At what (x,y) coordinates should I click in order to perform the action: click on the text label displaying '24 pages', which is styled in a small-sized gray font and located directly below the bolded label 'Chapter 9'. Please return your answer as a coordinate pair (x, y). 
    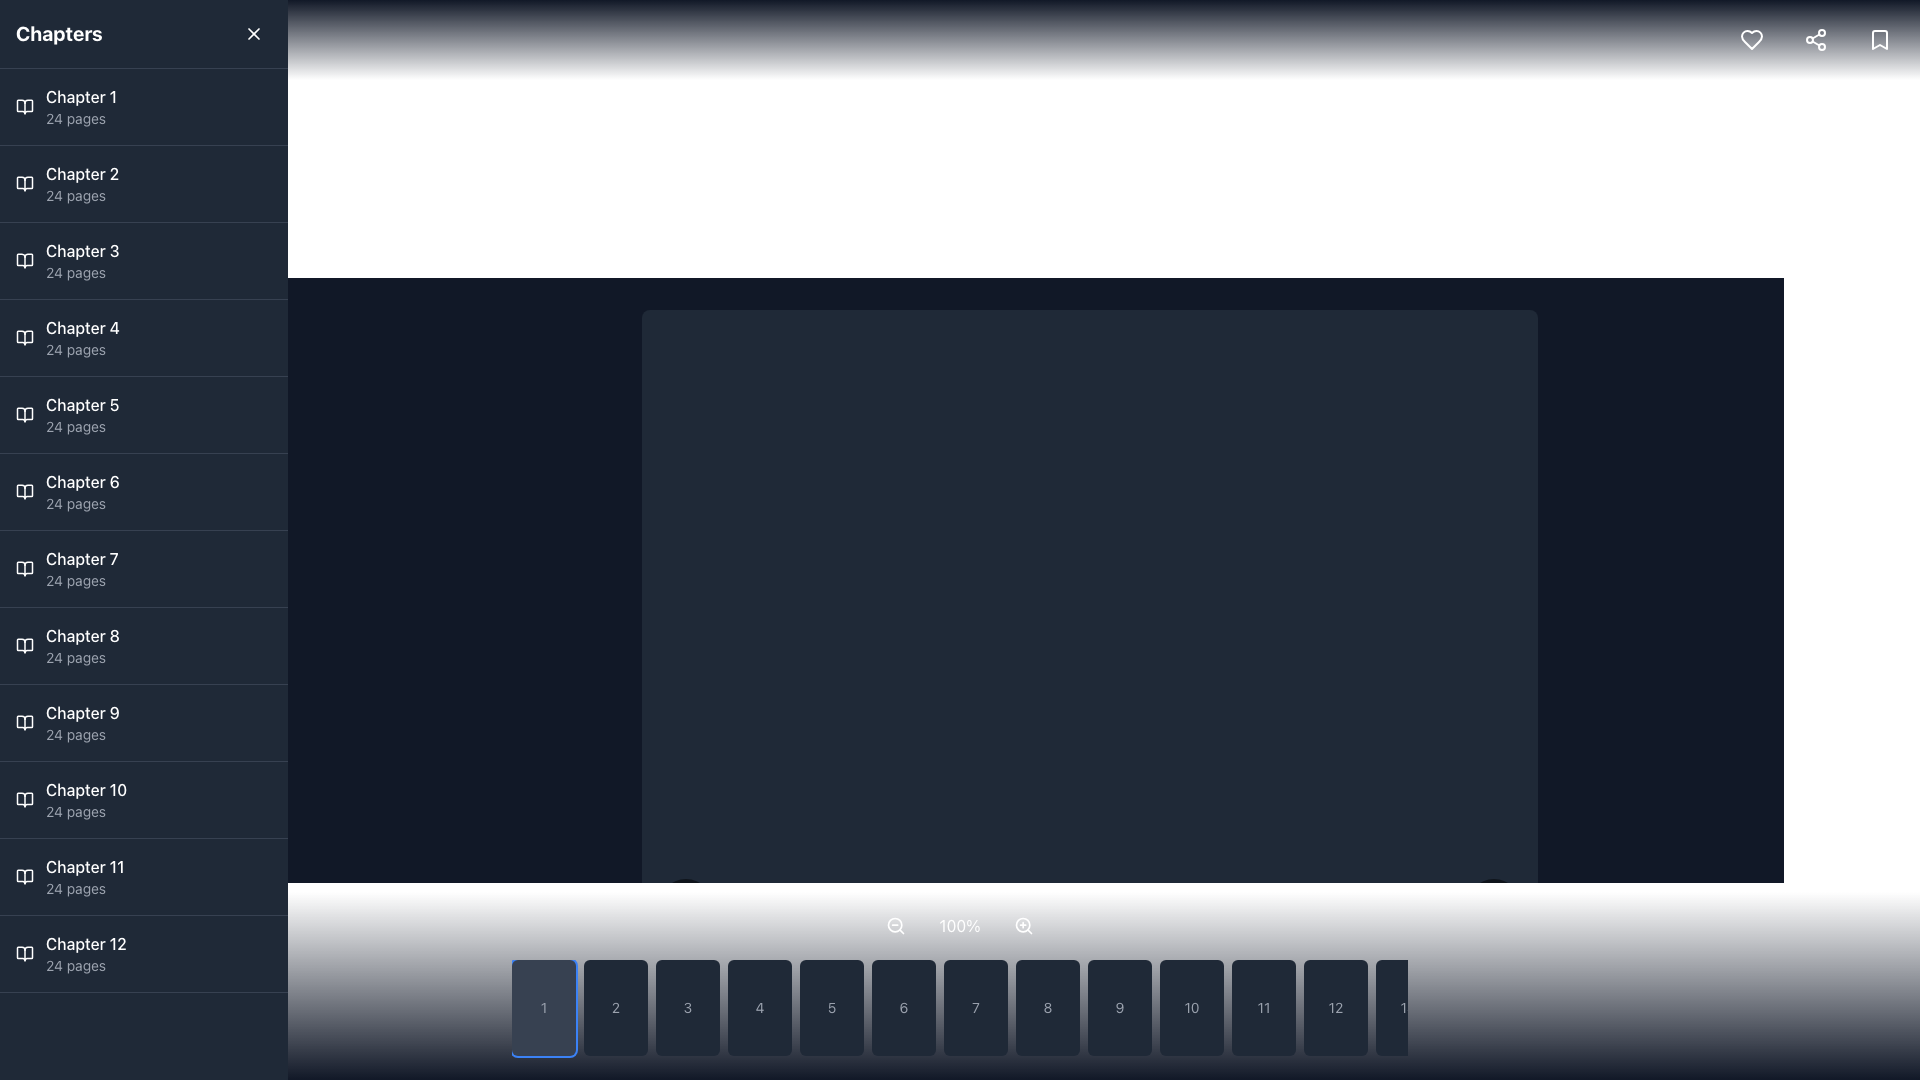
    Looking at the image, I should click on (81, 735).